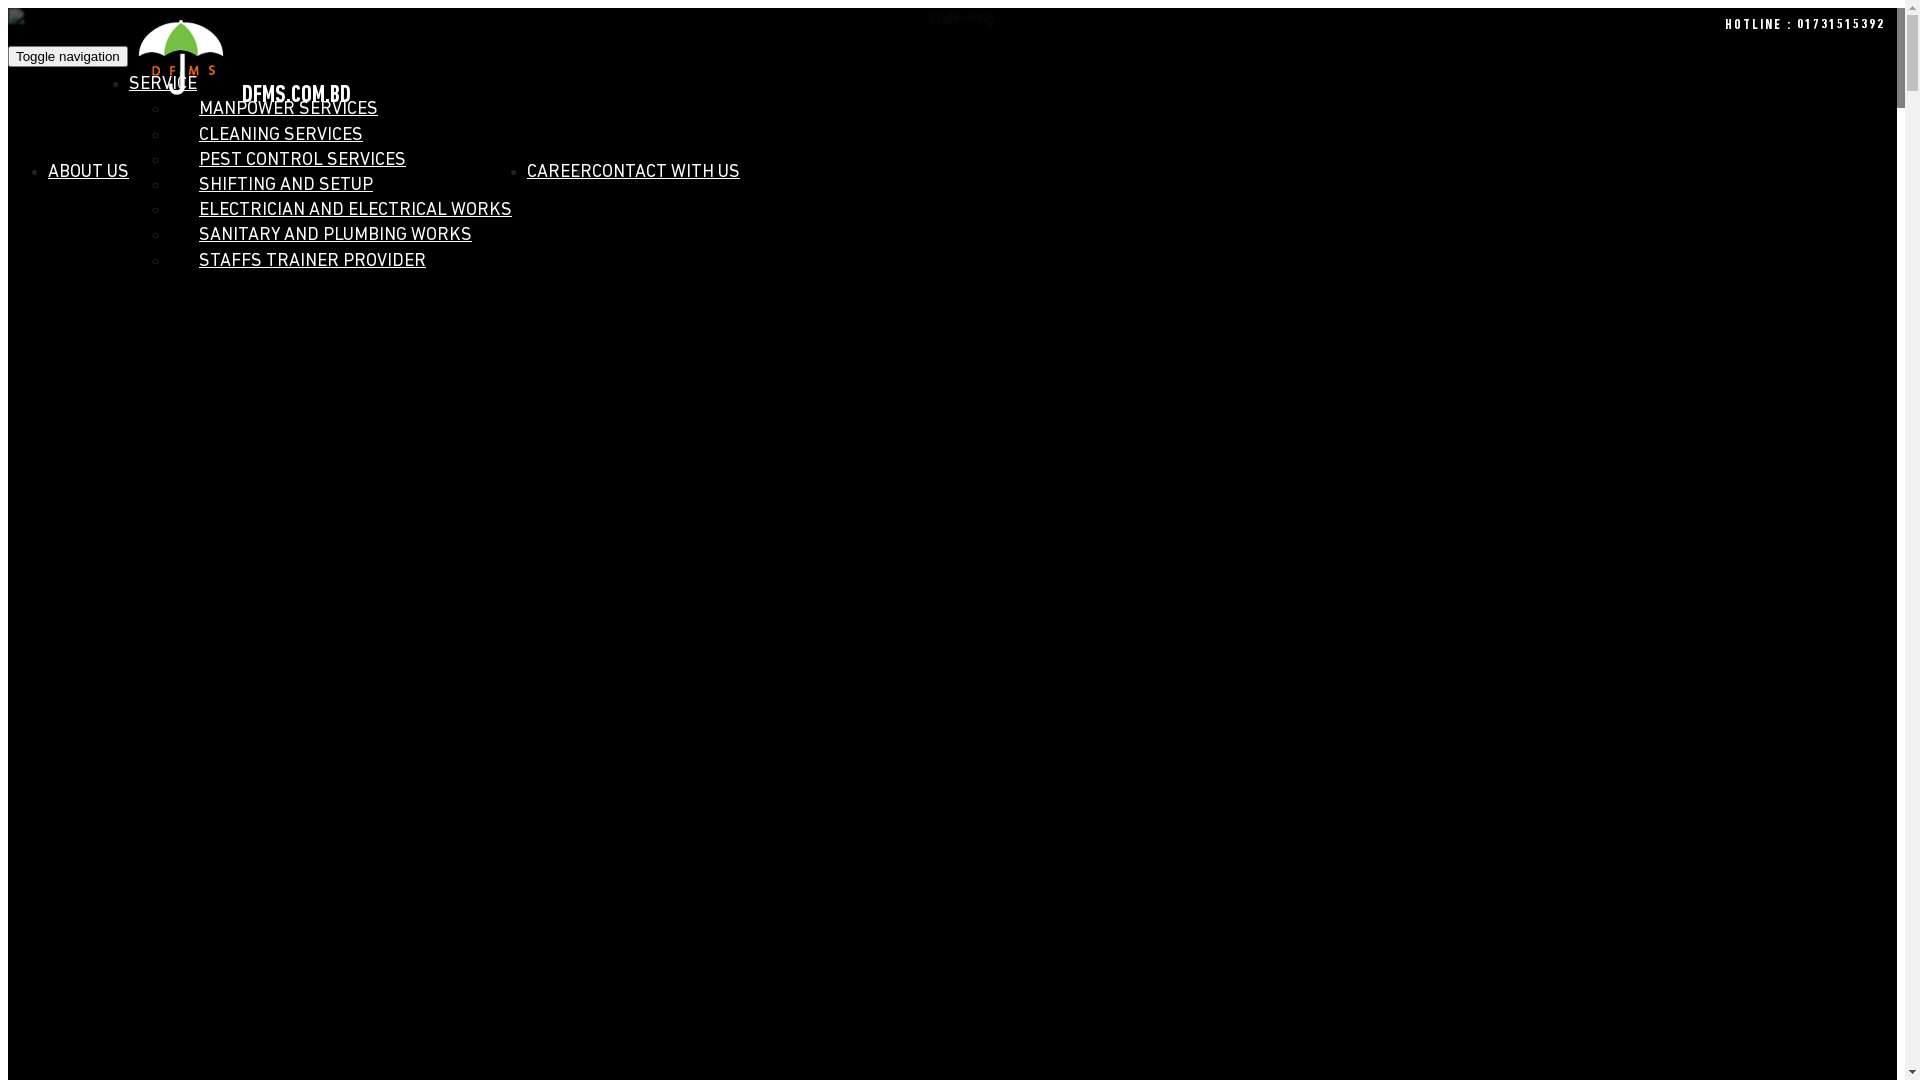  I want to click on 'SERVICE', so click(163, 102).